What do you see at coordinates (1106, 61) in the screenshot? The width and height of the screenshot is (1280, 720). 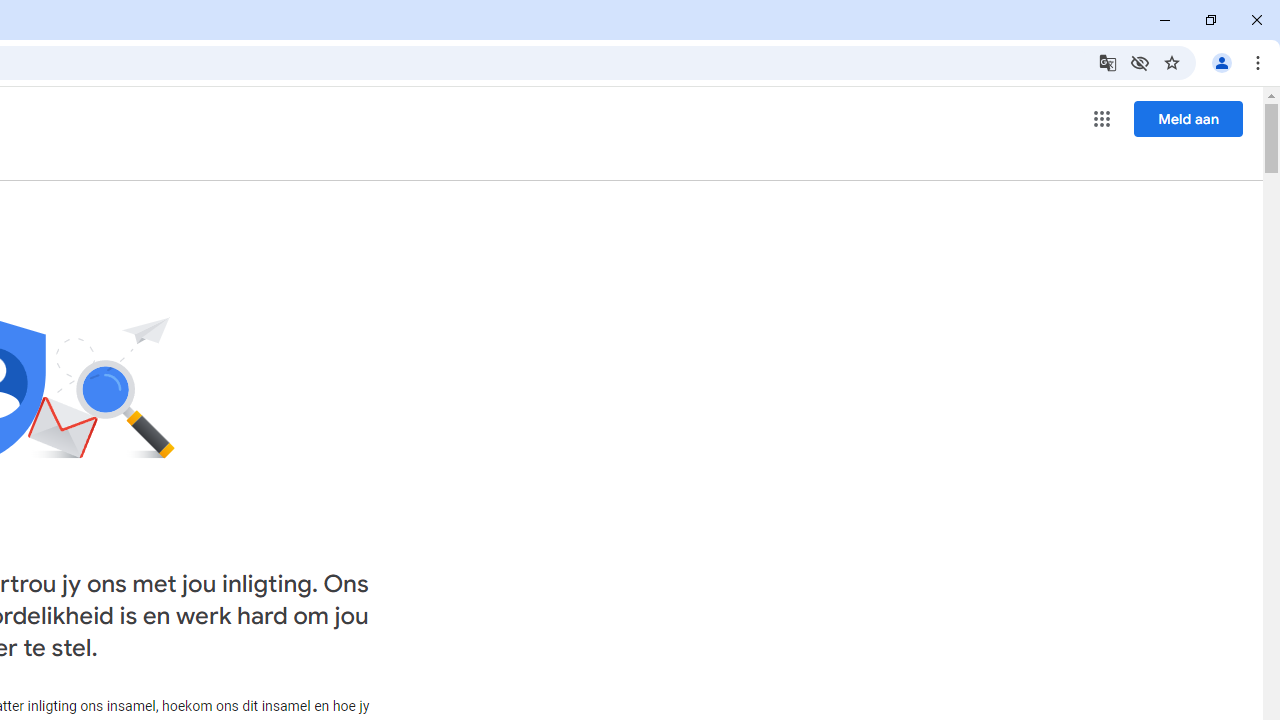 I see `'Translate this page'` at bounding box center [1106, 61].